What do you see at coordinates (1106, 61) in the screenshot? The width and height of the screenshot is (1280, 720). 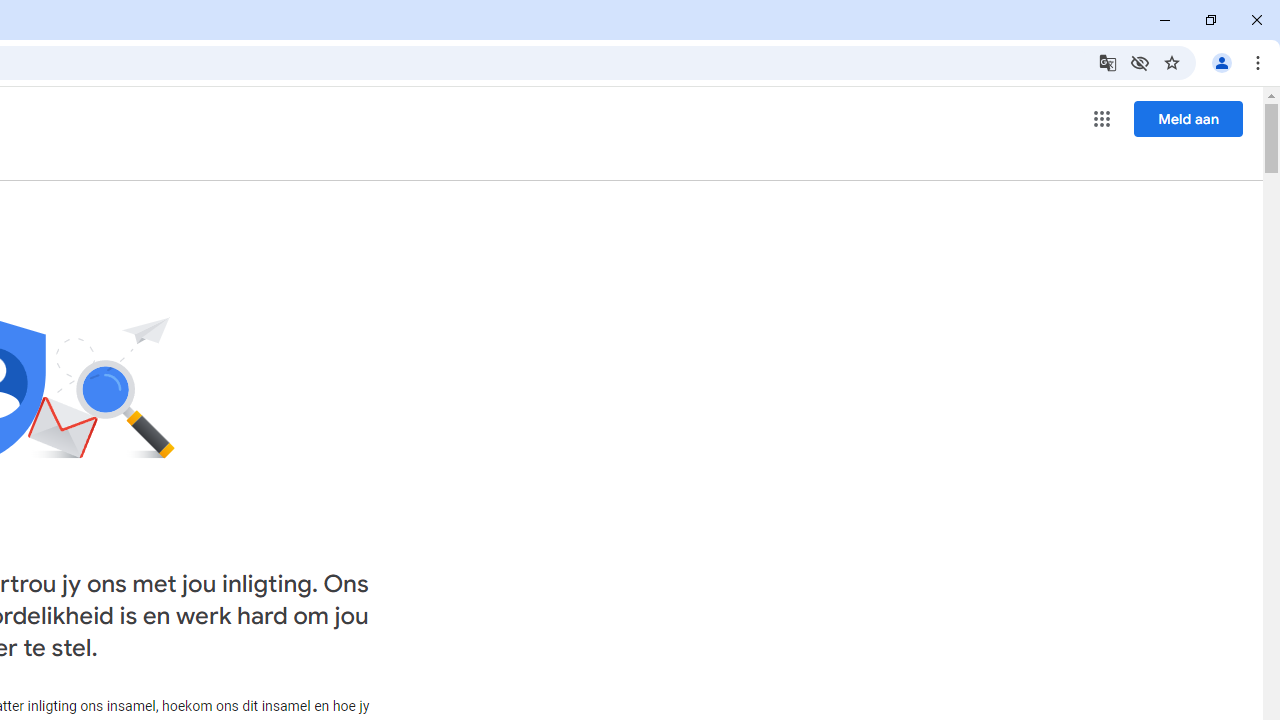 I see `'Translate this page'` at bounding box center [1106, 61].